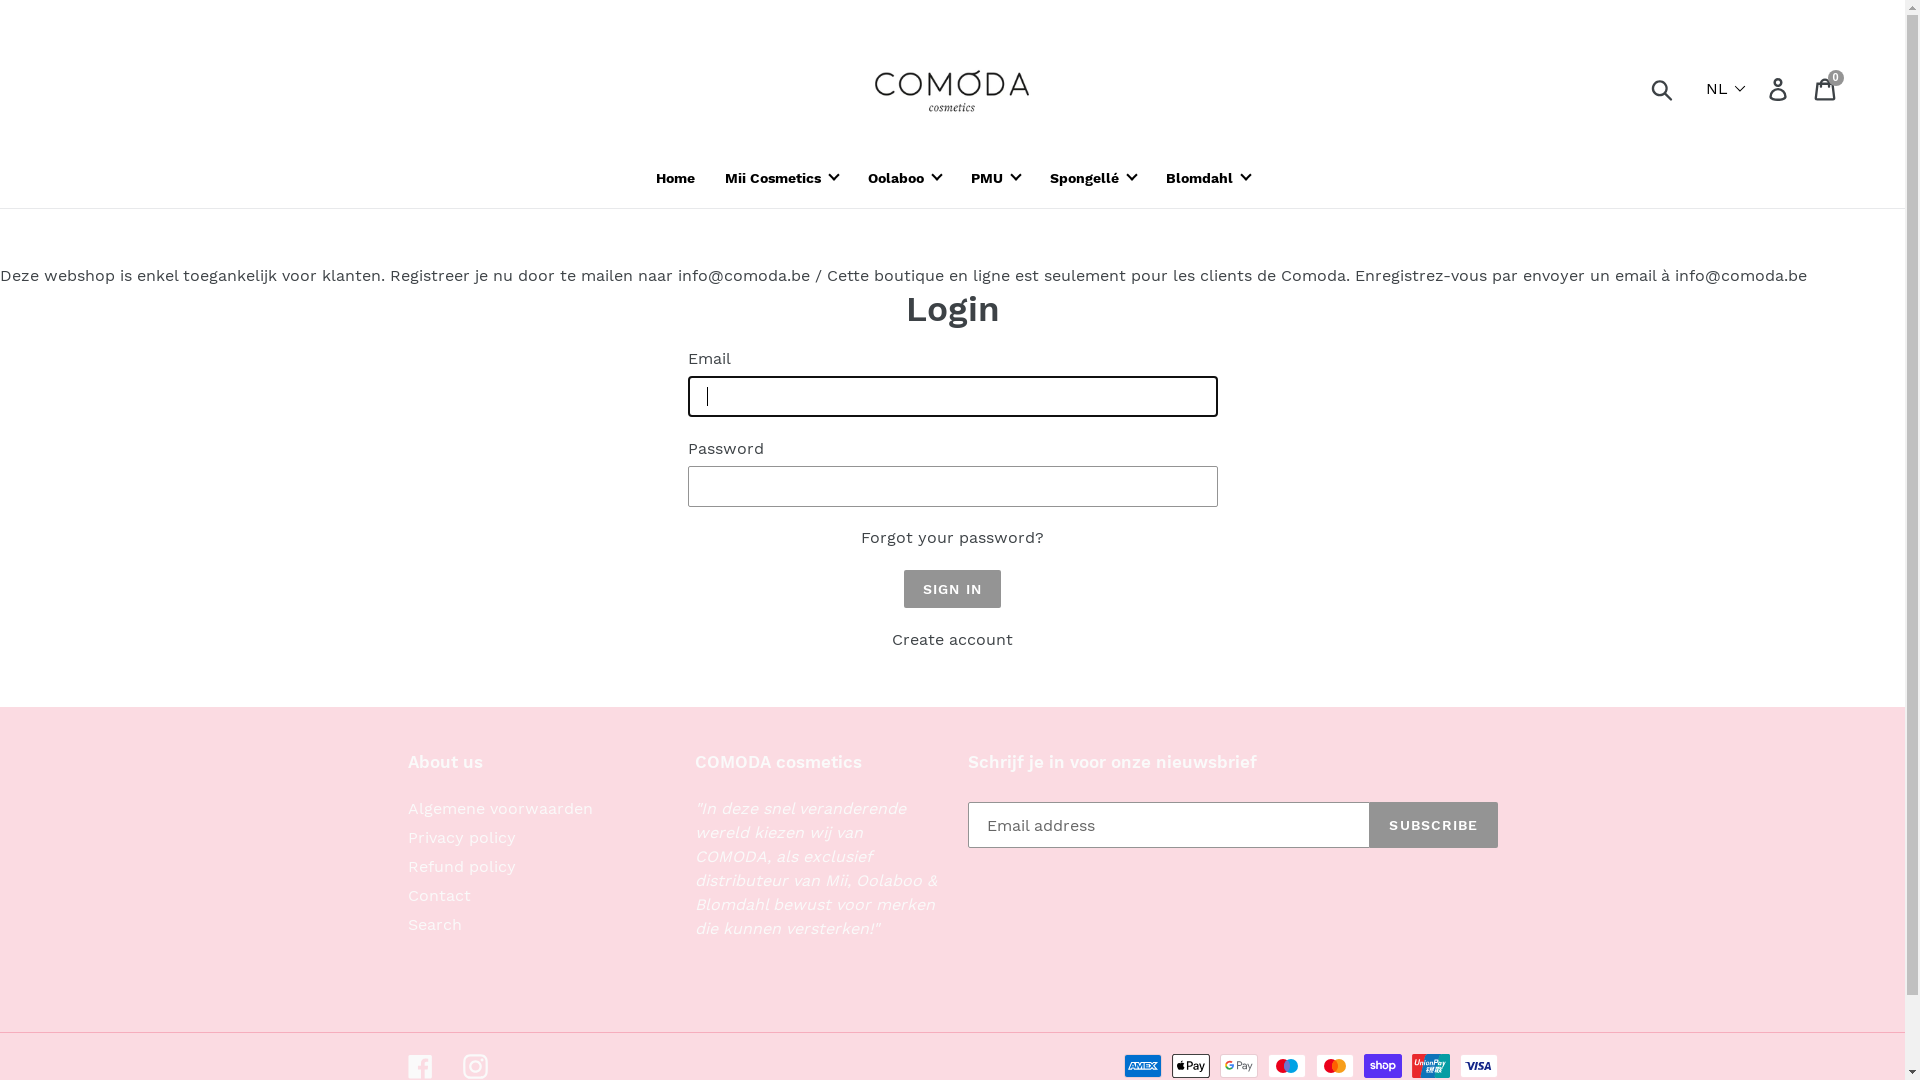 This screenshot has width=1920, height=1080. I want to click on 'Sign In', so click(951, 588).